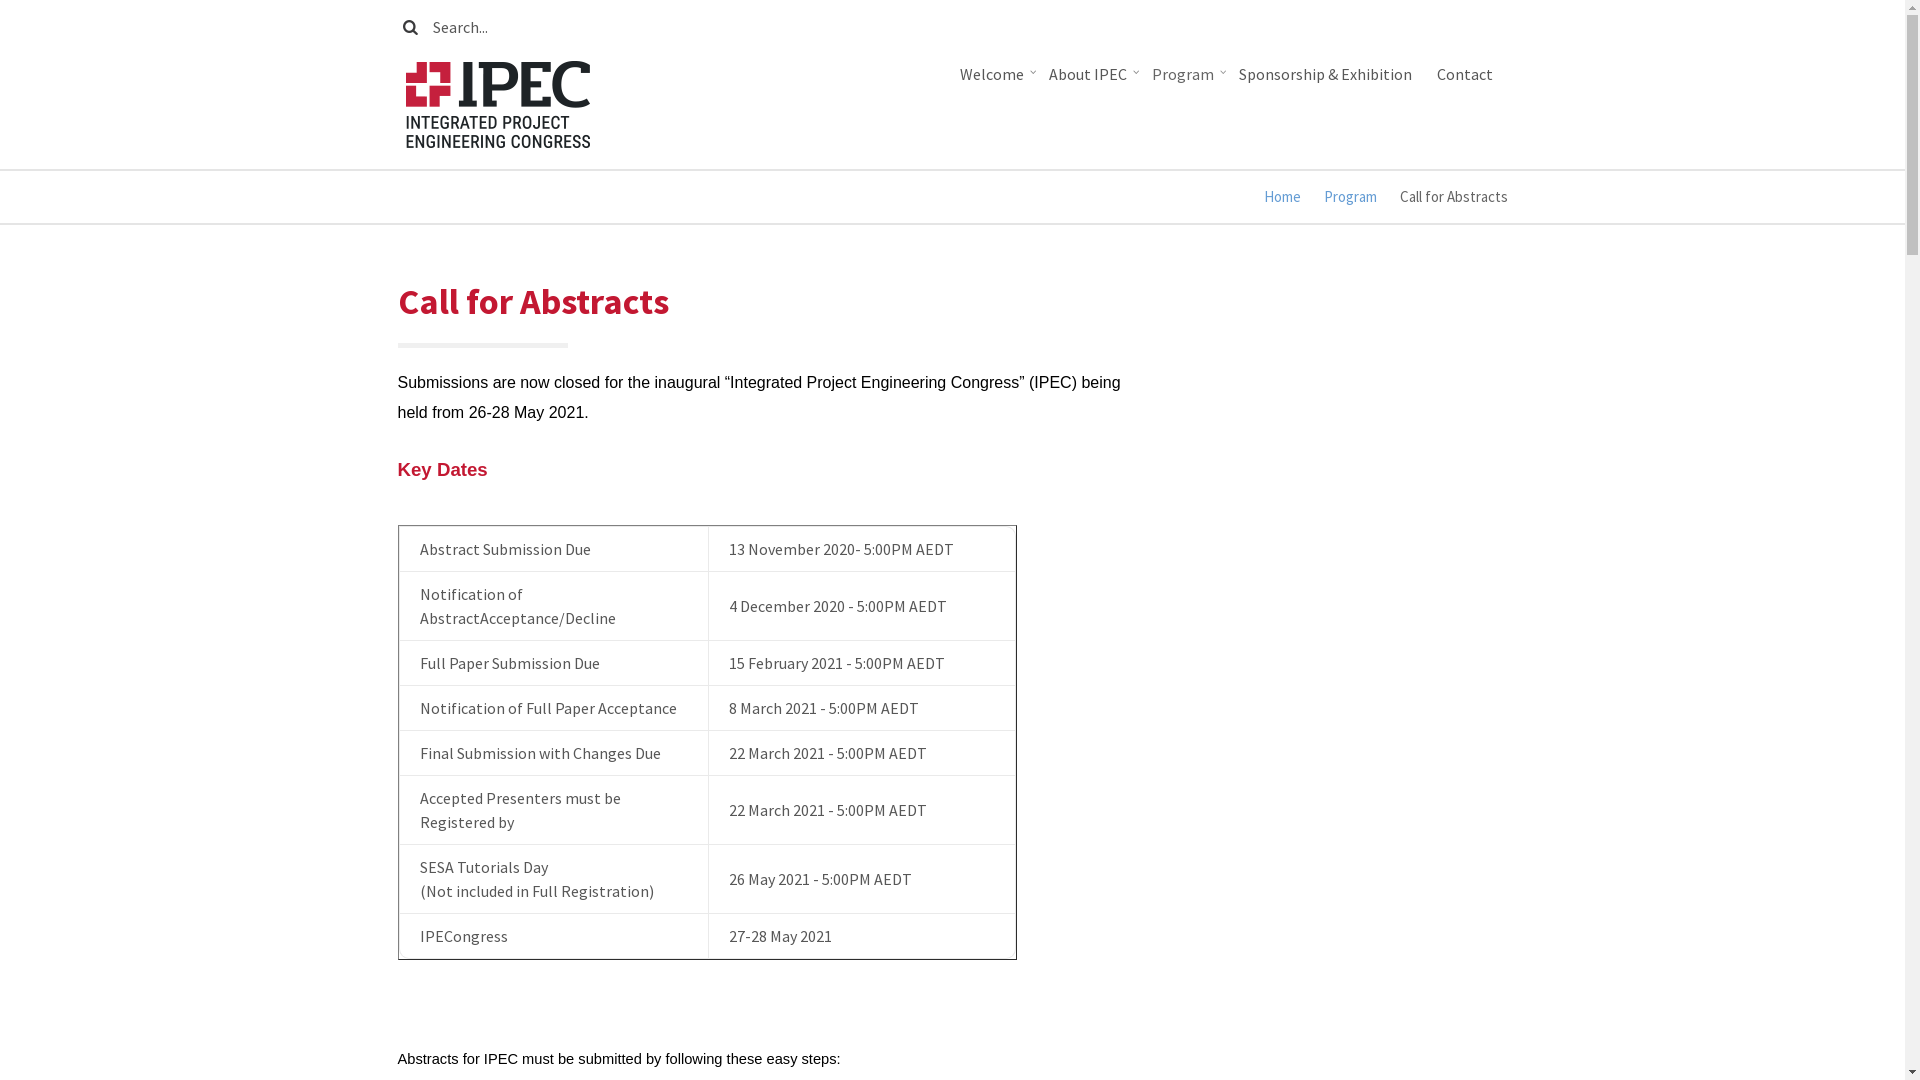 This screenshot has height=1080, width=1920. Describe the element at coordinates (1326, 72) in the screenshot. I see `'Sponsorship & Exhibition'` at that location.